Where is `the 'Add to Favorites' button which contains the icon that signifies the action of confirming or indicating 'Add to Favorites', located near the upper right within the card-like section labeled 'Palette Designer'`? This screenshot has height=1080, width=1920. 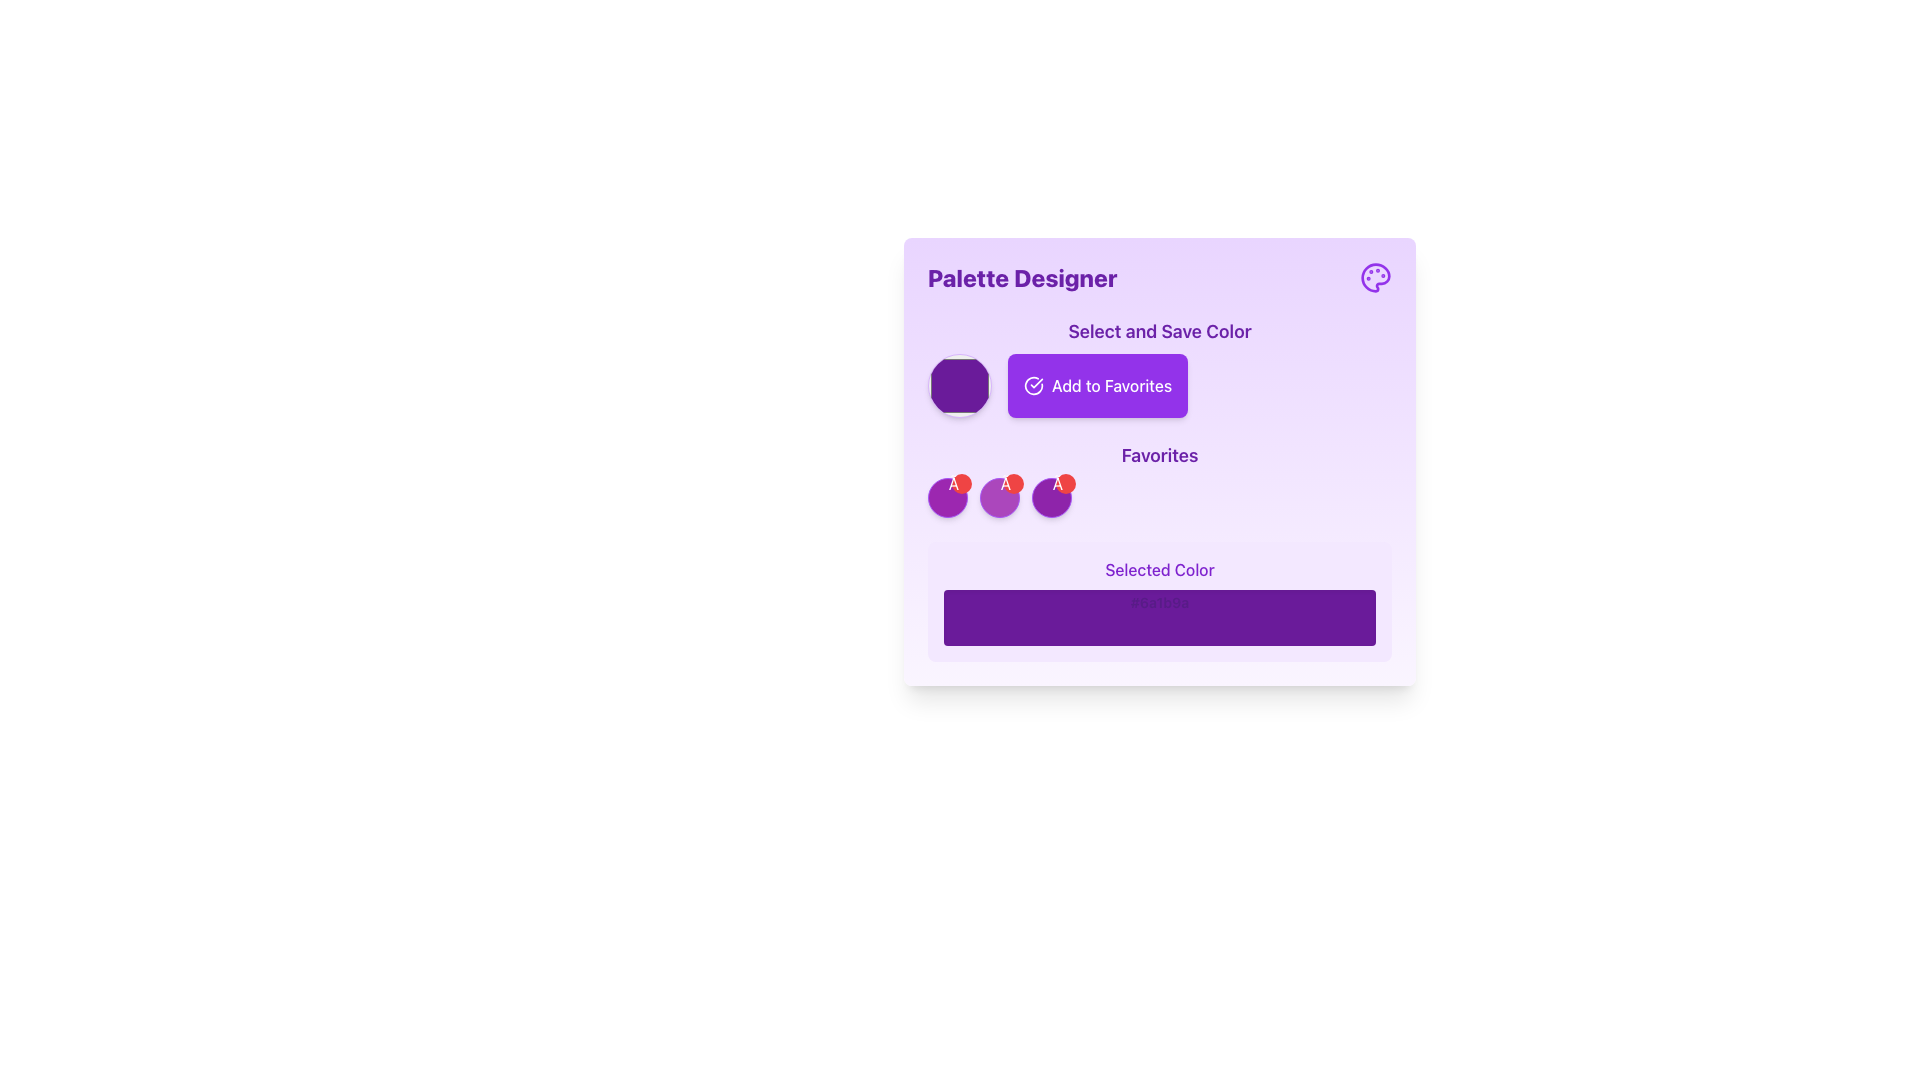 the 'Add to Favorites' button which contains the icon that signifies the action of confirming or indicating 'Add to Favorites', located near the upper right within the card-like section labeled 'Palette Designer' is located at coordinates (1033, 385).